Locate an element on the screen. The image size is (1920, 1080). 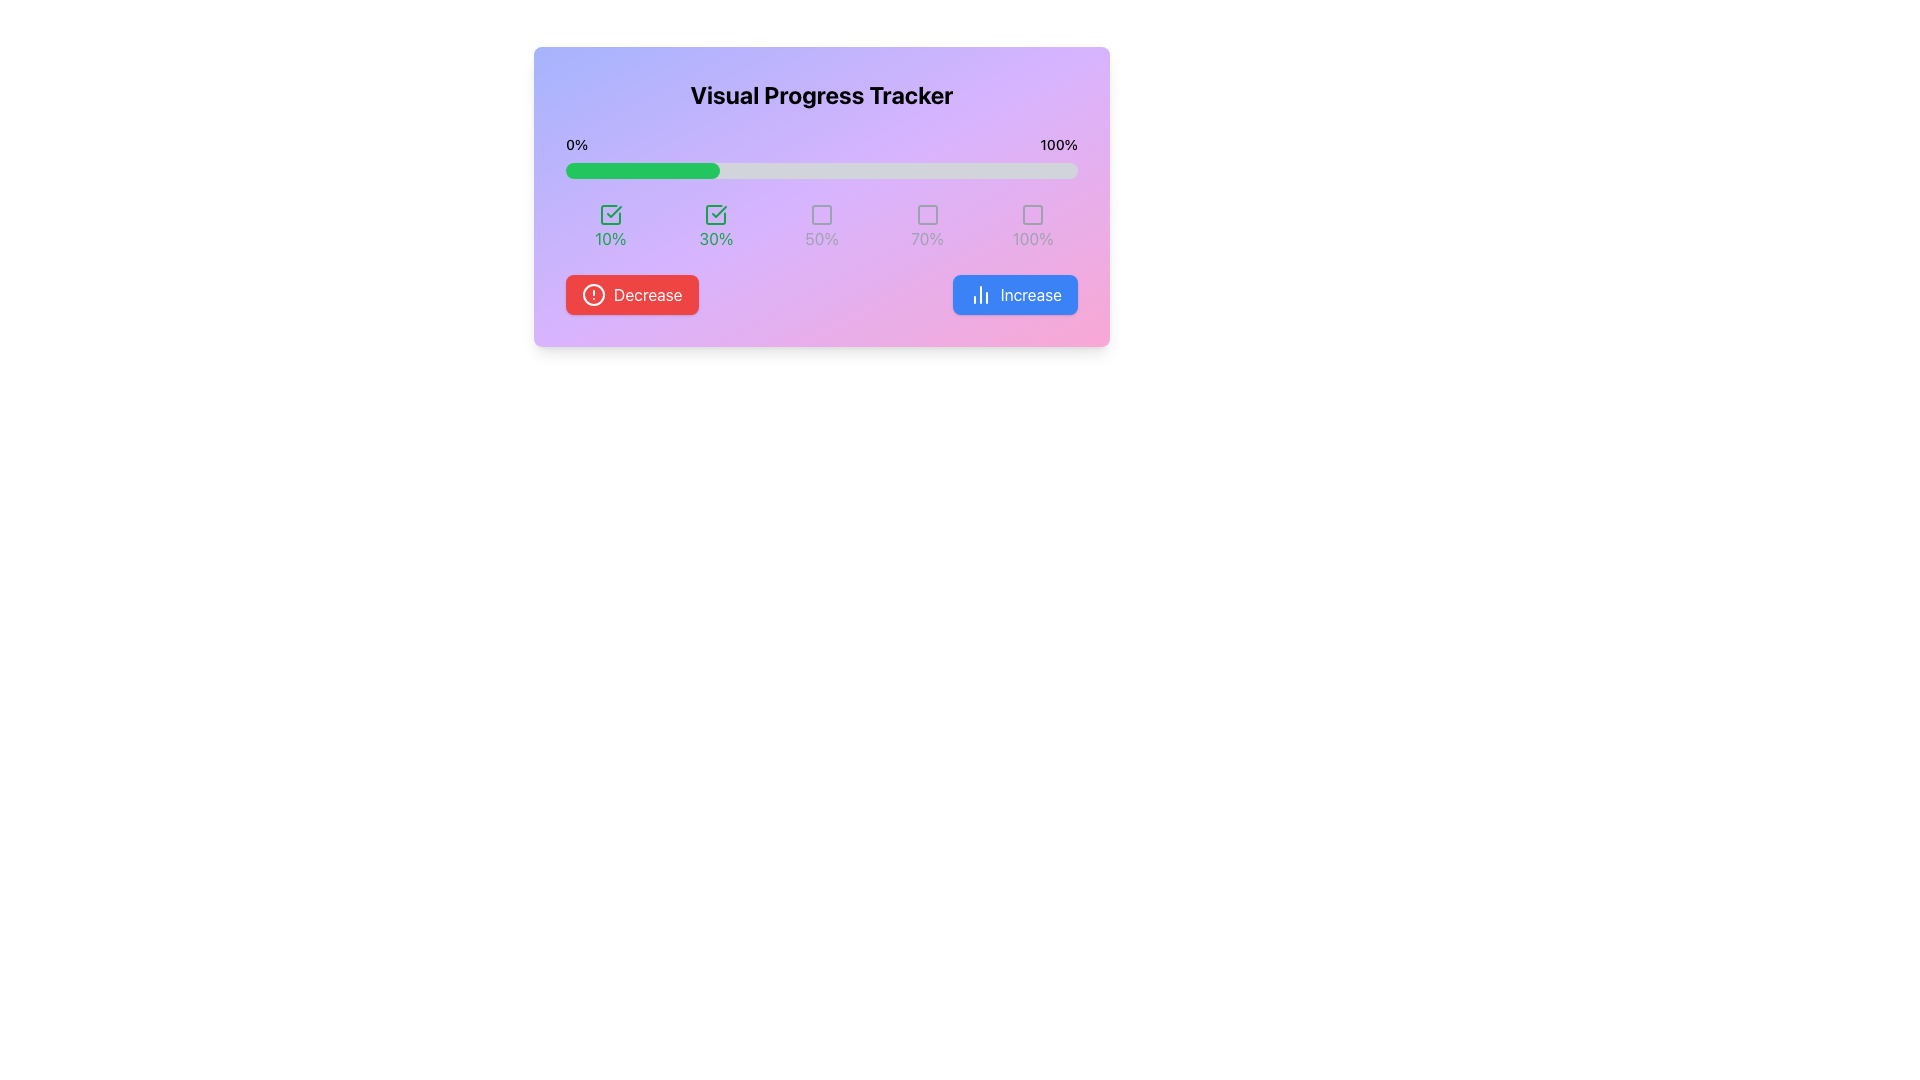
the outlined square icon with a checkmark inside, styled with a green stroke, indicating a confirmation state, located at the coordinates corresponding to the '10%' label under the progress tracker UI is located at coordinates (609, 215).